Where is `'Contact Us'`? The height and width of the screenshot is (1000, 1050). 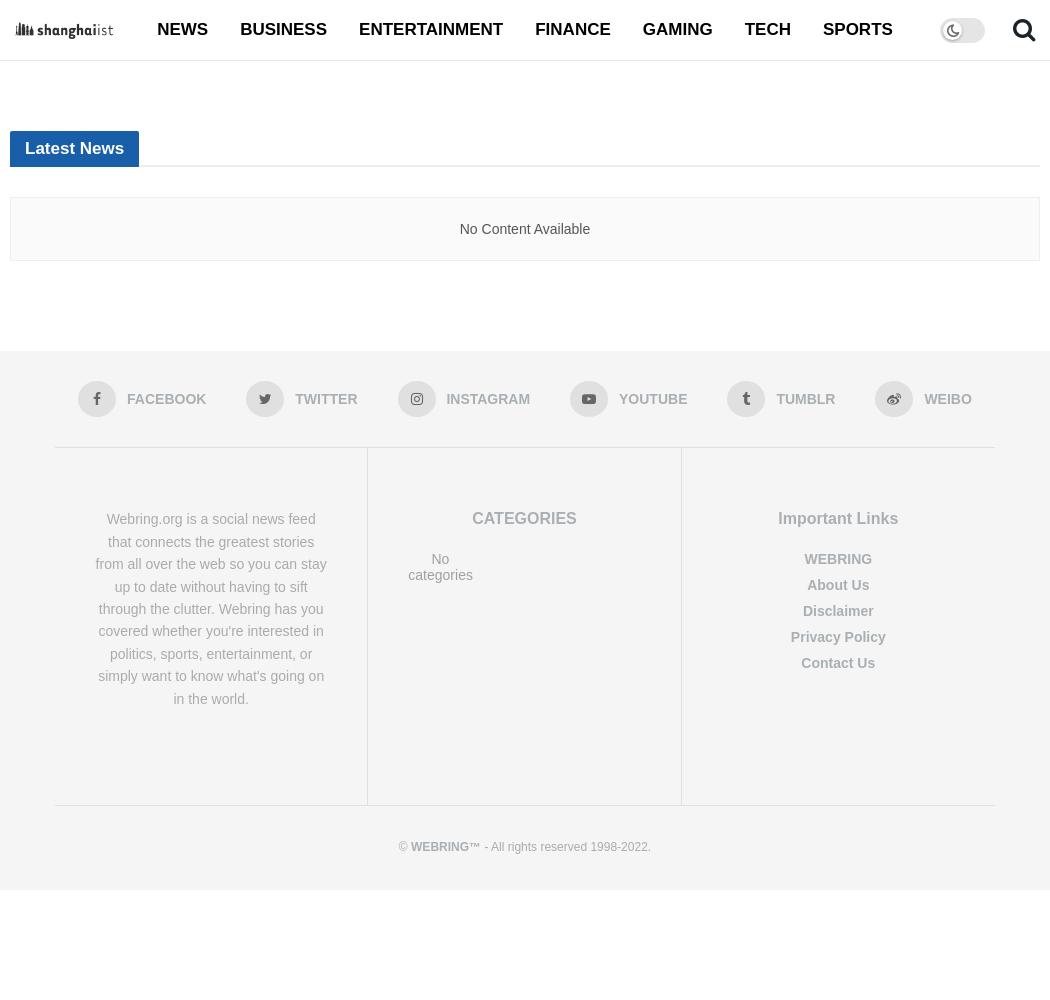
'Contact Us' is located at coordinates (800, 662).